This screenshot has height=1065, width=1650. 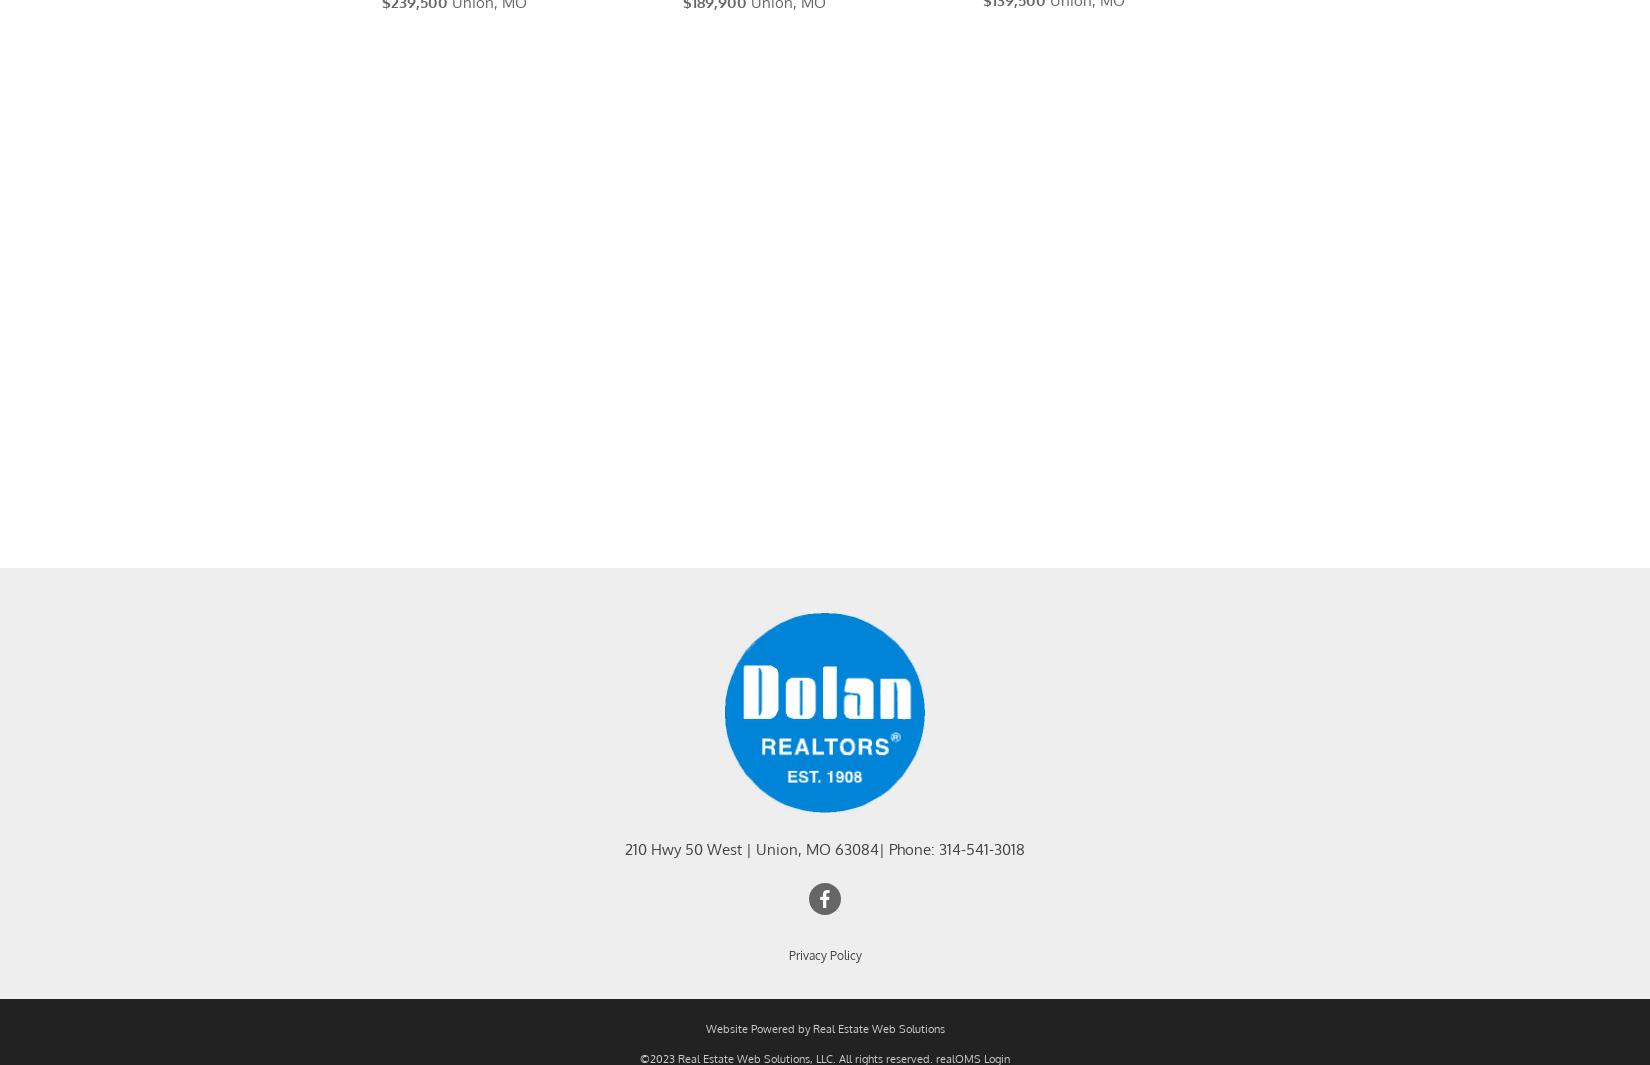 What do you see at coordinates (908, 874) in the screenshot?
I see `'| Phone:'` at bounding box center [908, 874].